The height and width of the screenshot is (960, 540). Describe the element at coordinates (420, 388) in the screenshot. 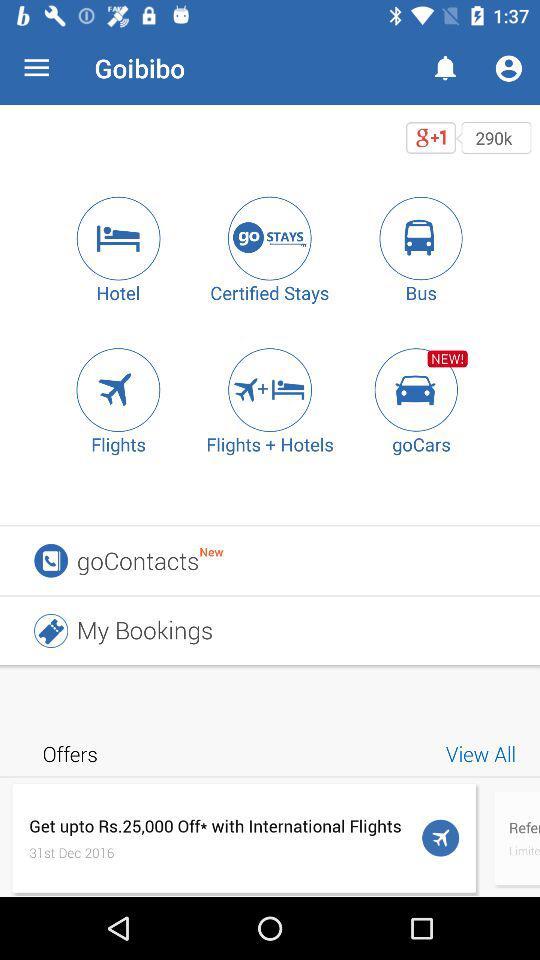

I see `gocars` at that location.